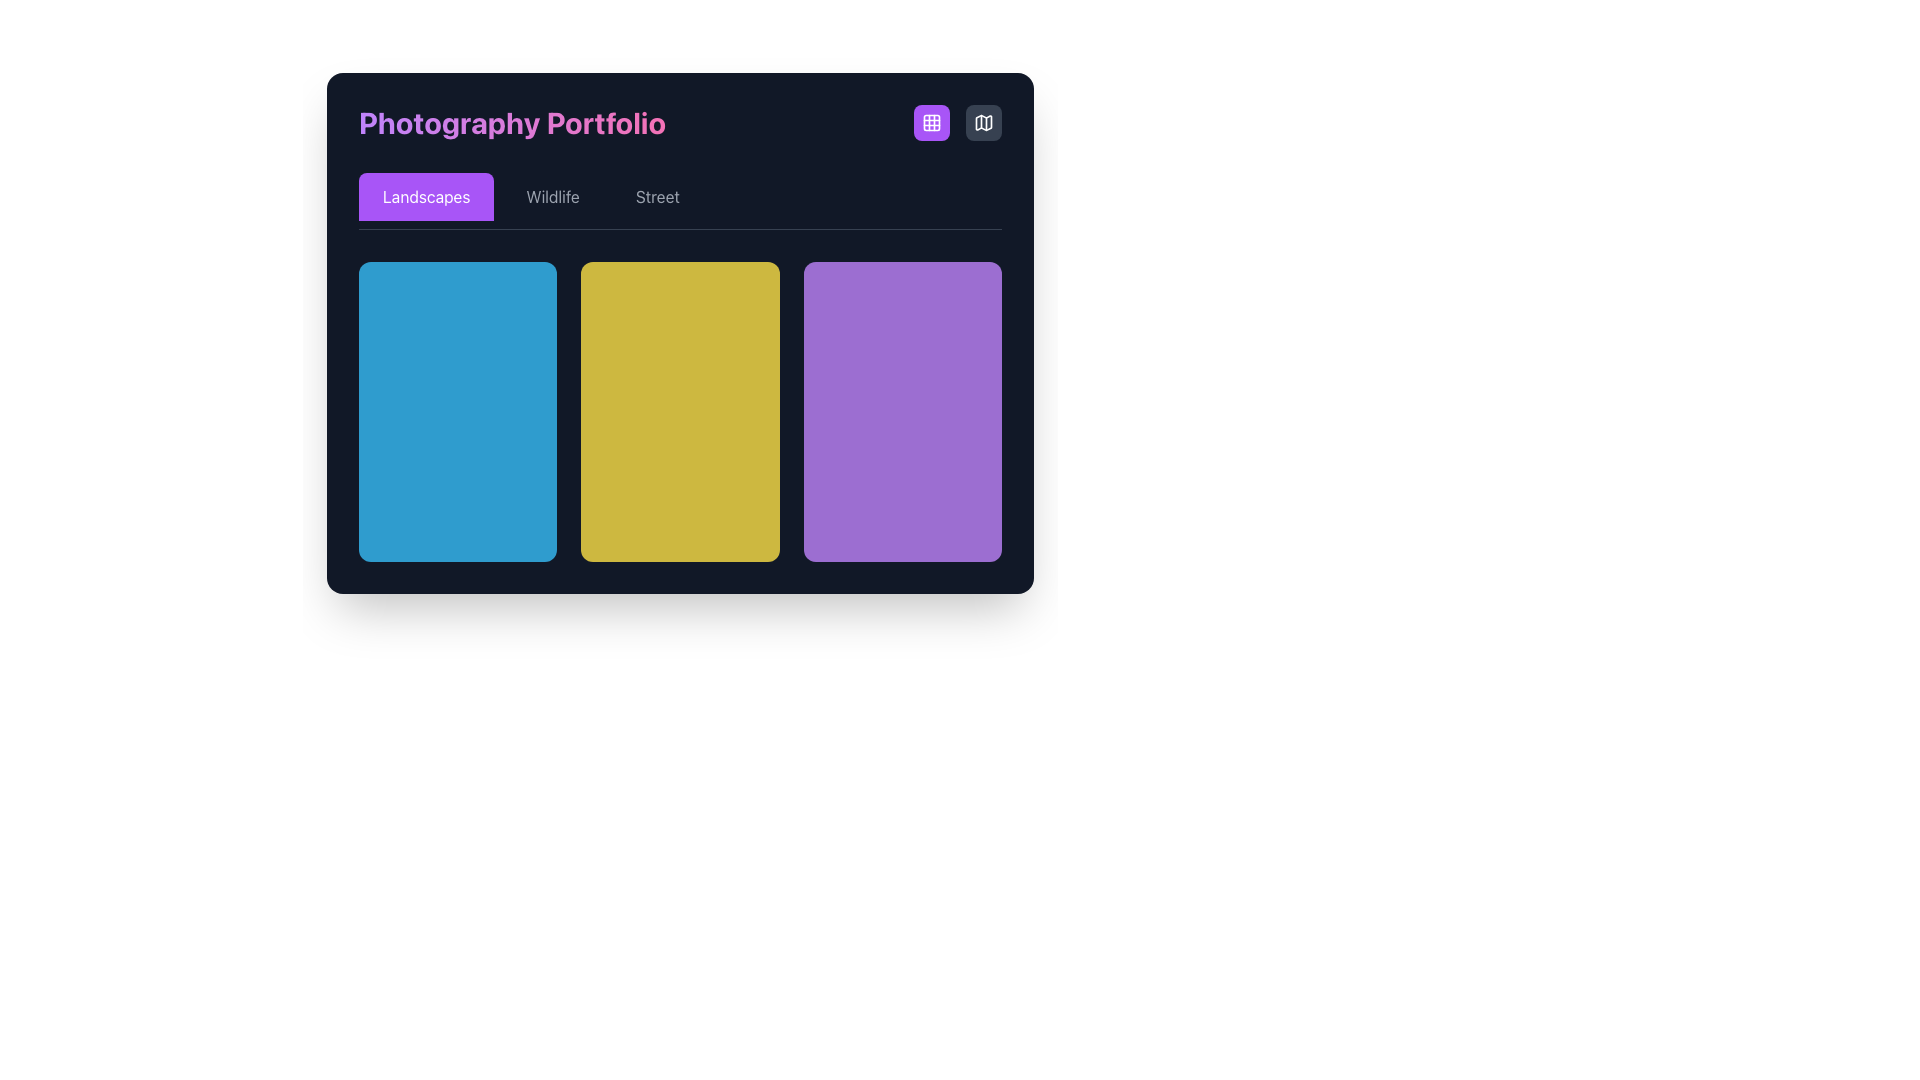  What do you see at coordinates (953, 285) in the screenshot?
I see `the orange circular indicator located near the top edge of the purple card, which is the rightmost card in a row of three cards` at bounding box center [953, 285].